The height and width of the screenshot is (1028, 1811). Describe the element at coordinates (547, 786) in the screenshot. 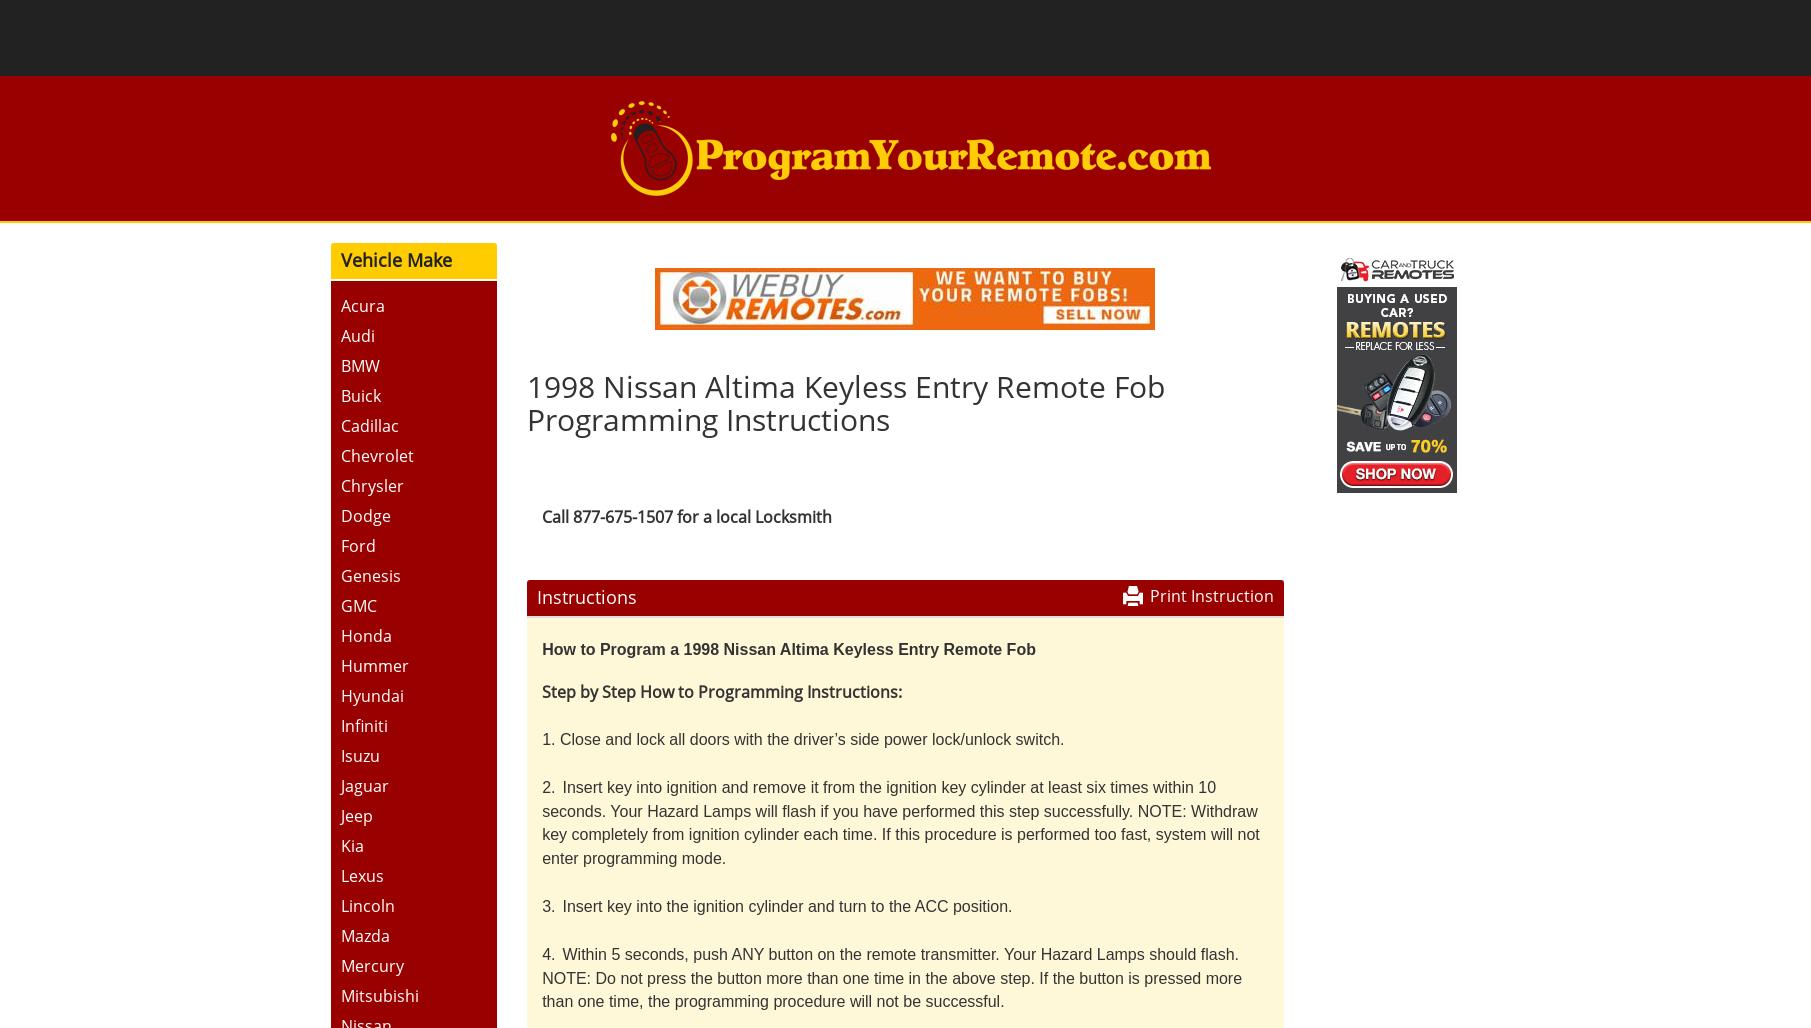

I see `'2.'` at that location.